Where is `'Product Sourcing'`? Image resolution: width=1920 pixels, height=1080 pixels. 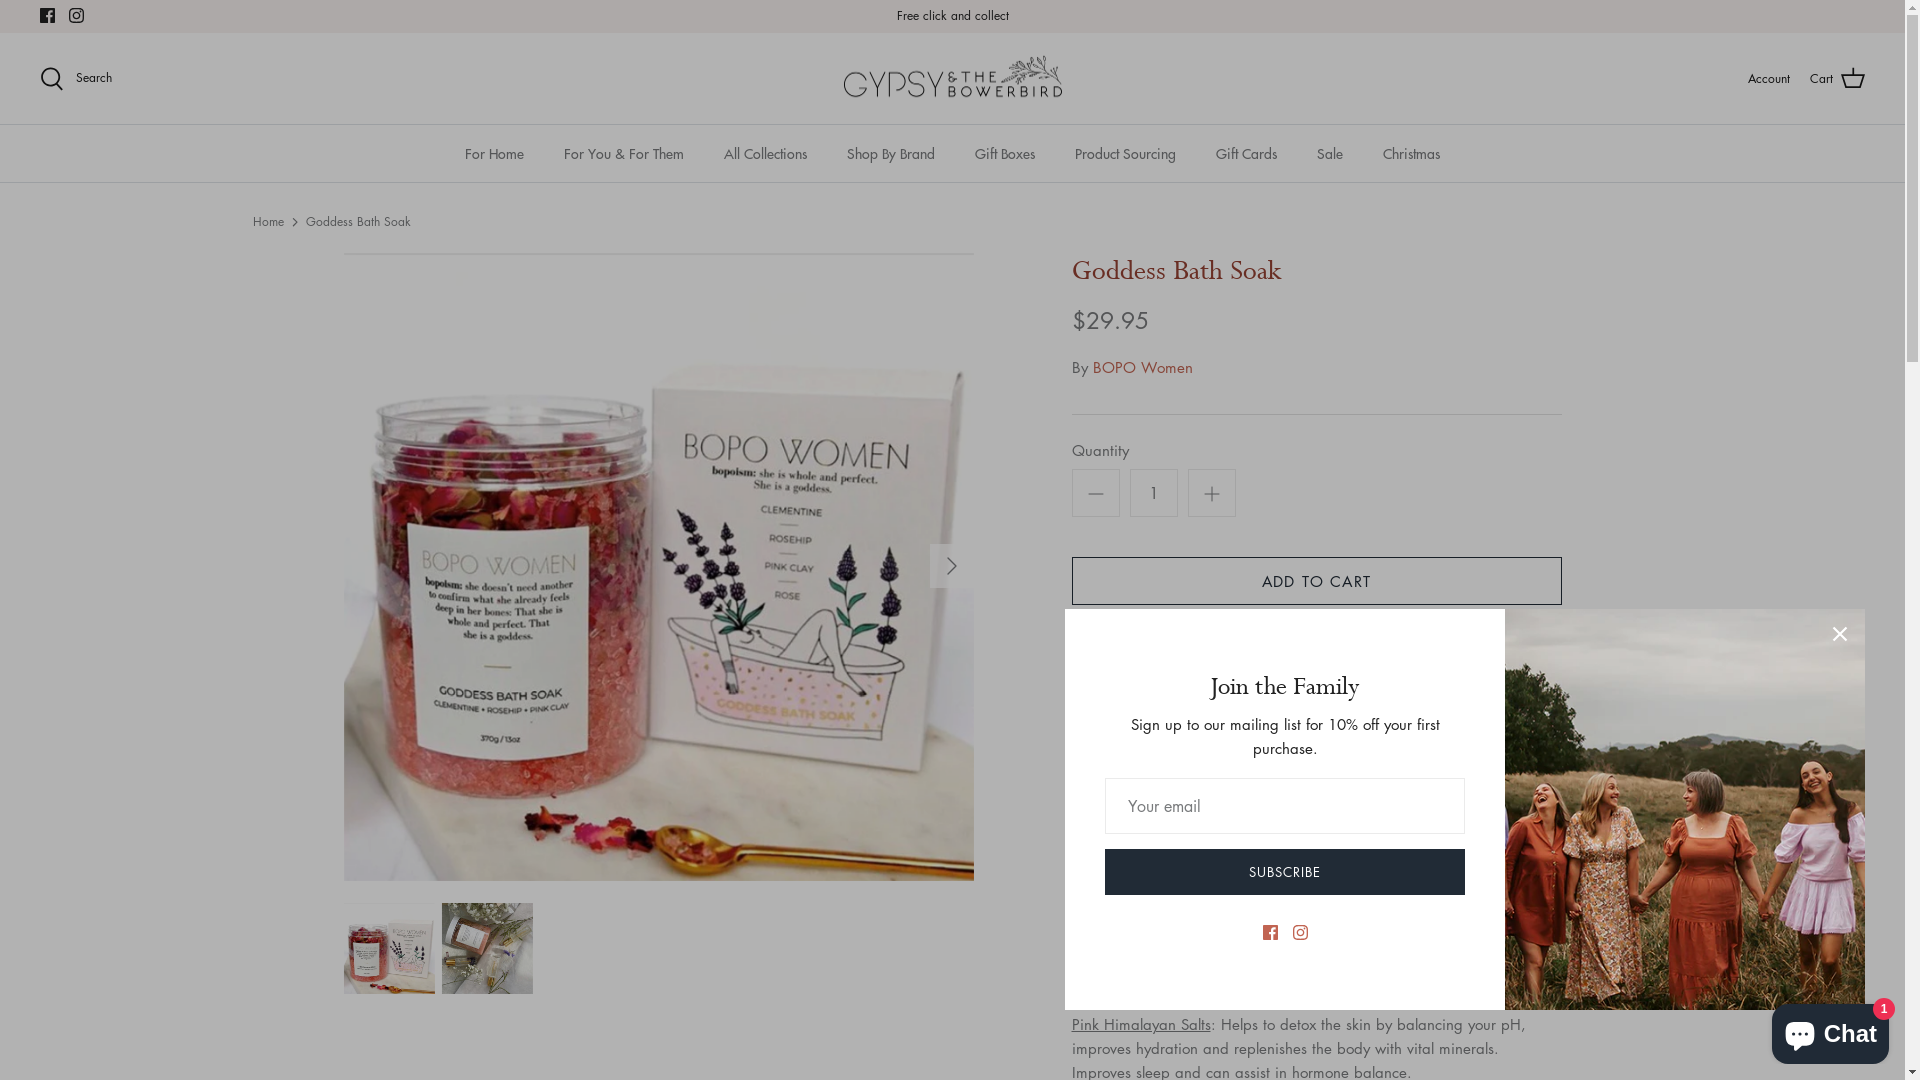
'Product Sourcing' is located at coordinates (1125, 152).